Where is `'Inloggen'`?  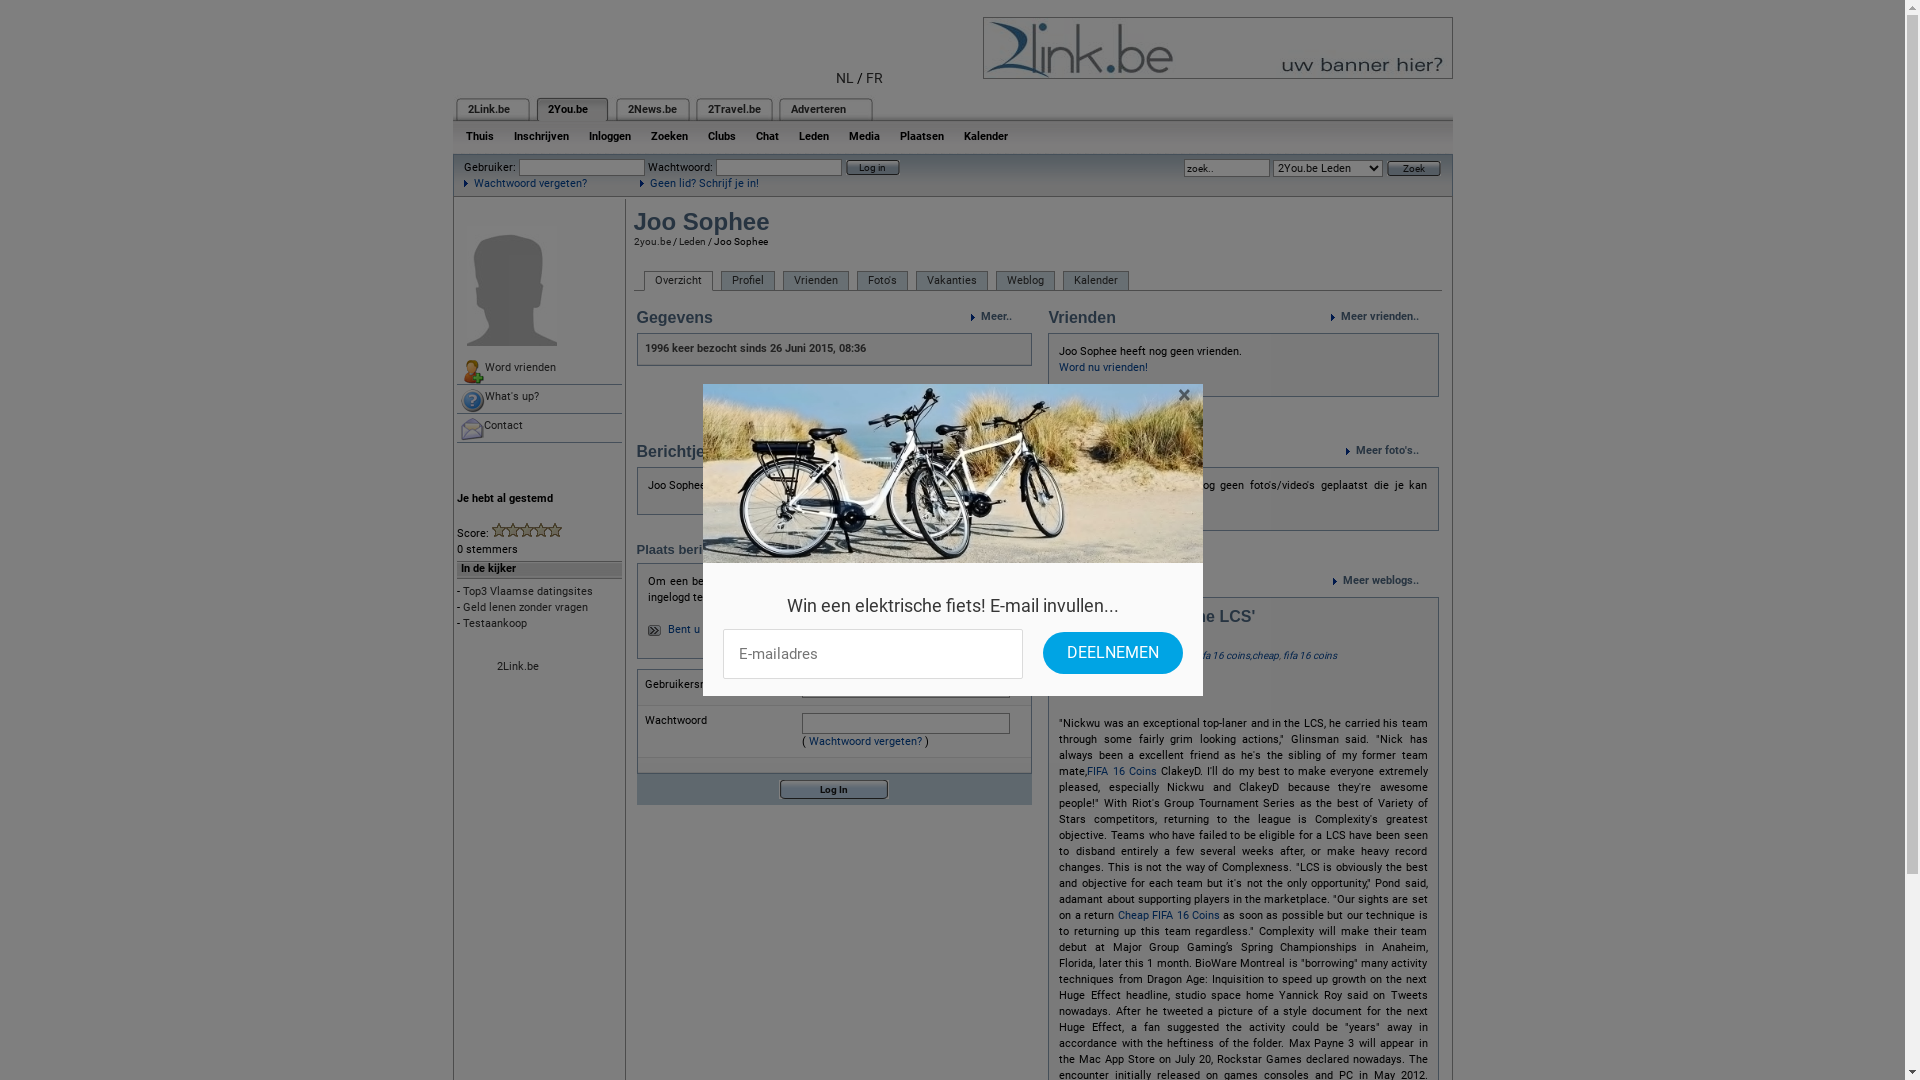 'Inloggen' is located at coordinates (608, 135).